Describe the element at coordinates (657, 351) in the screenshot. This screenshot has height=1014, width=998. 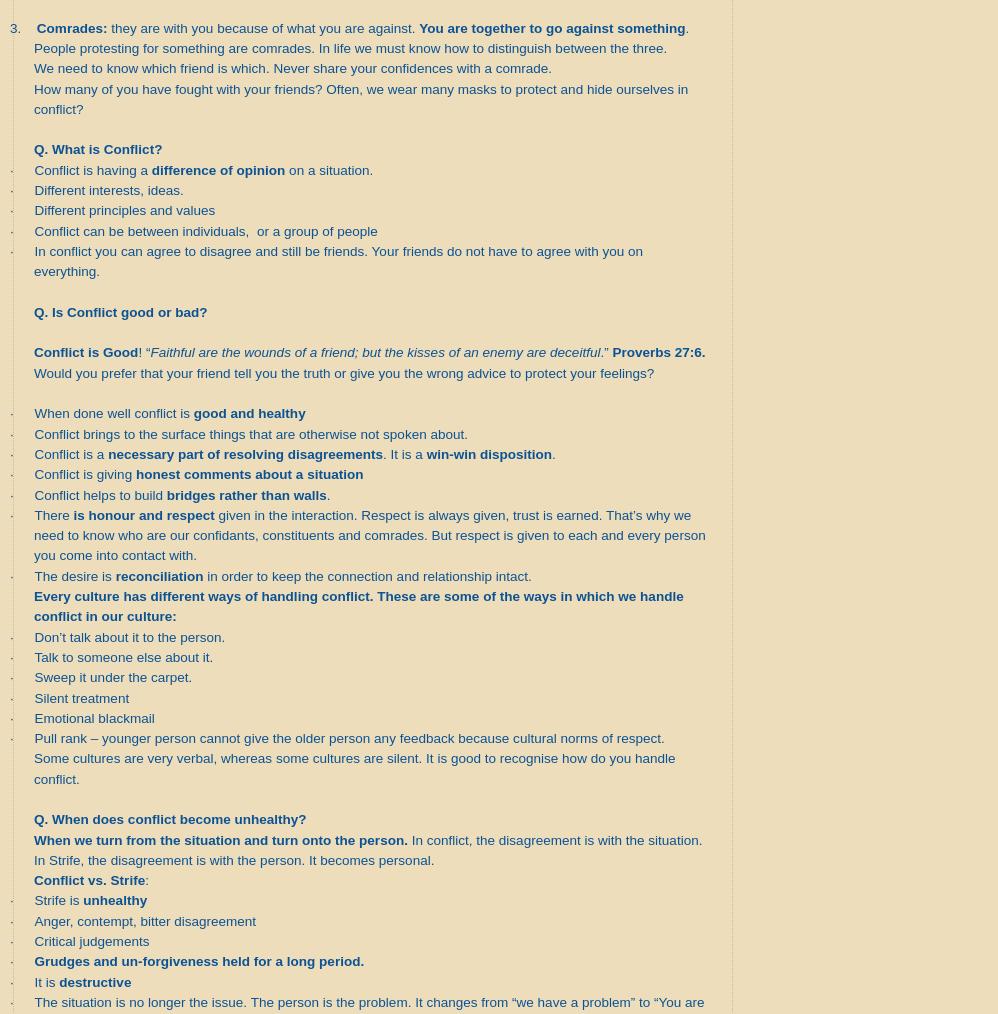
I see `'Proverbs 27:6.'` at that location.